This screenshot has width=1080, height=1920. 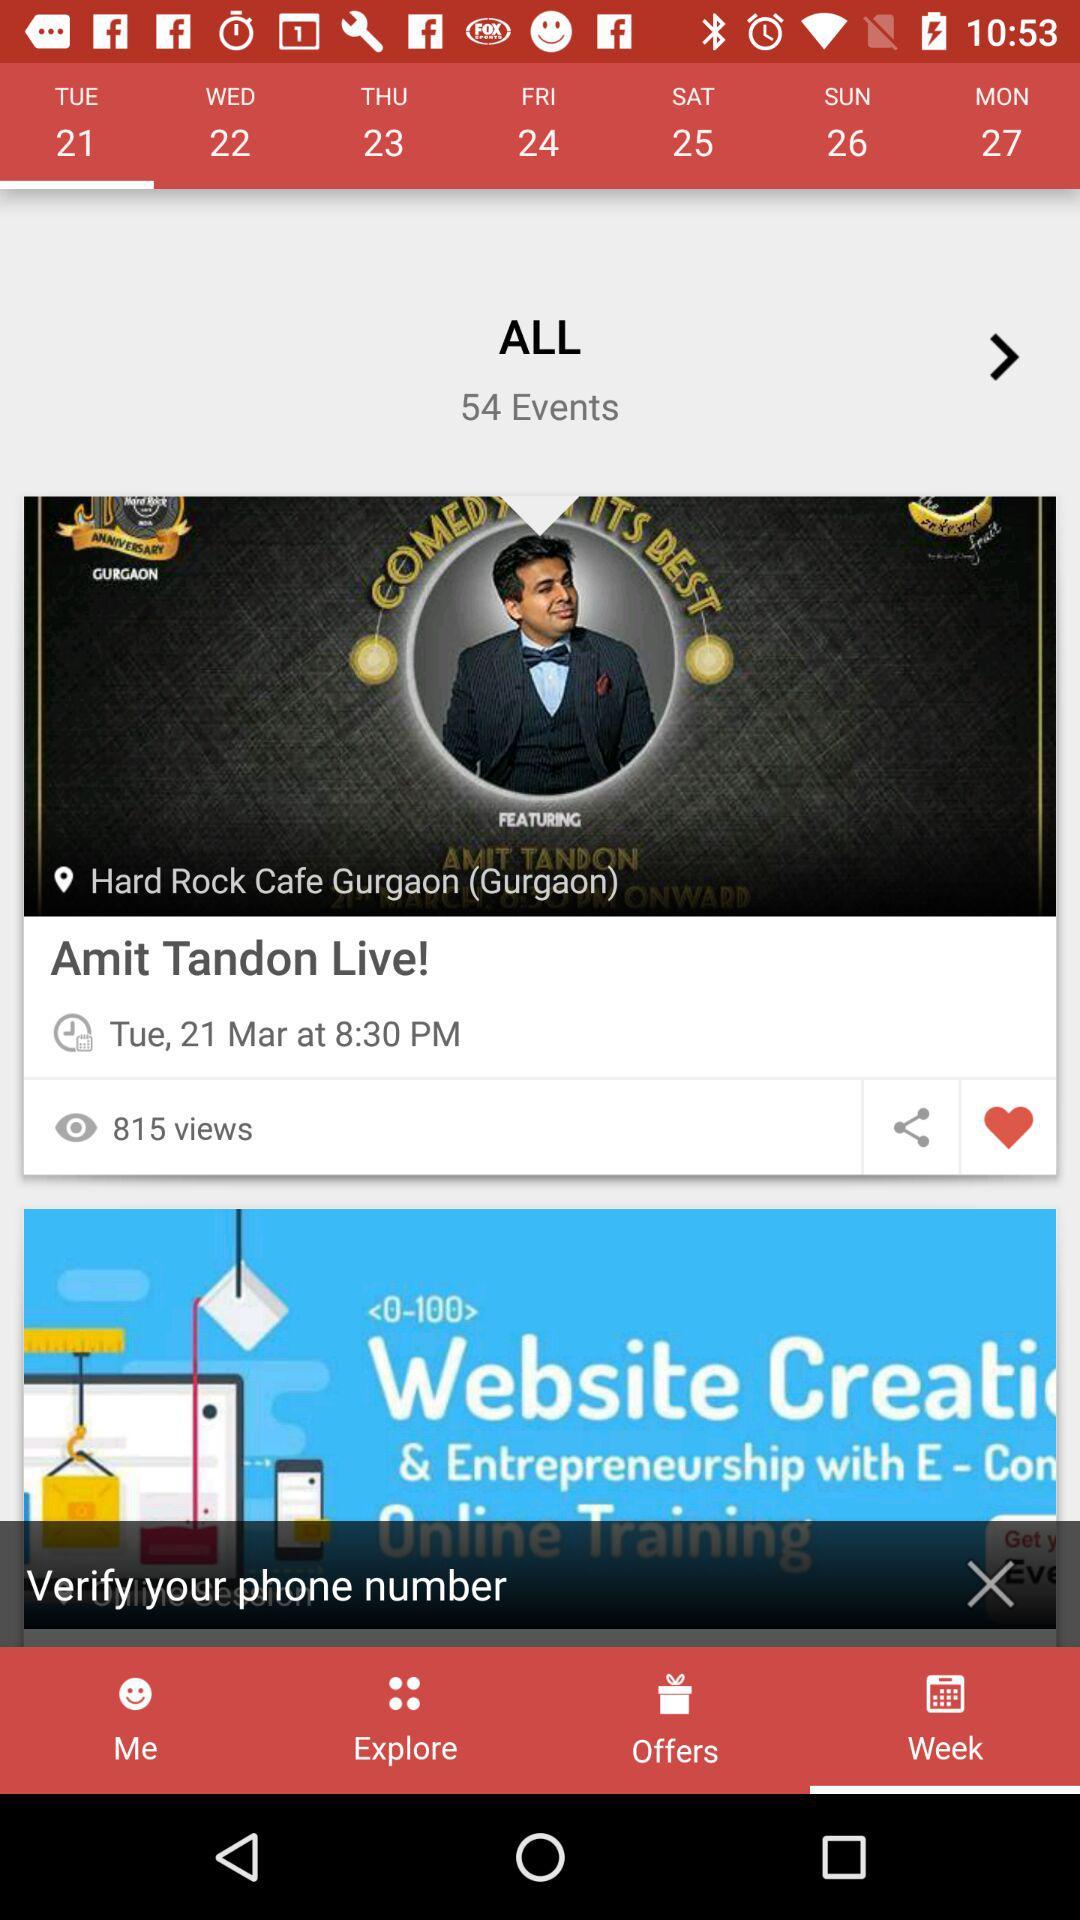 I want to click on the close icon, so click(x=990, y=1583).